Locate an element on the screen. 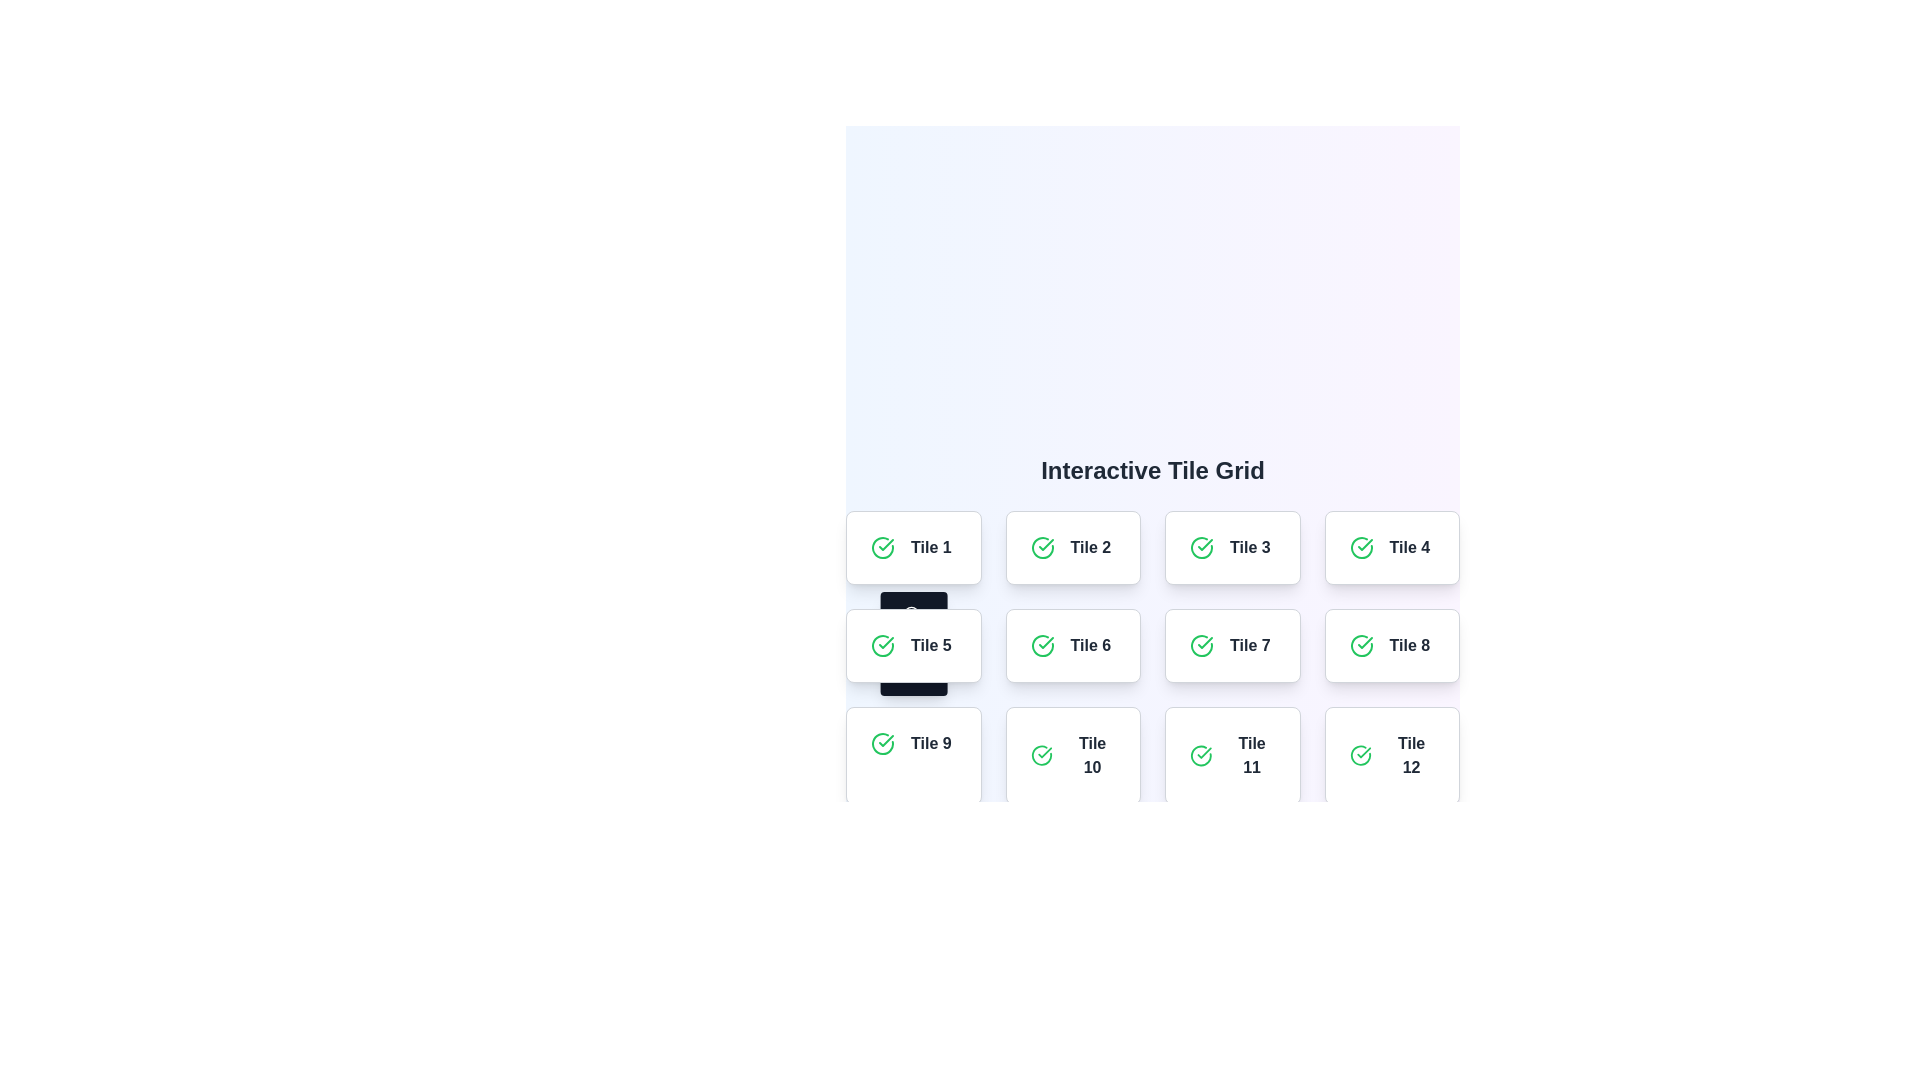 This screenshot has height=1080, width=1920. the fourth tile in the first row of the grid layout is located at coordinates (1391, 547).